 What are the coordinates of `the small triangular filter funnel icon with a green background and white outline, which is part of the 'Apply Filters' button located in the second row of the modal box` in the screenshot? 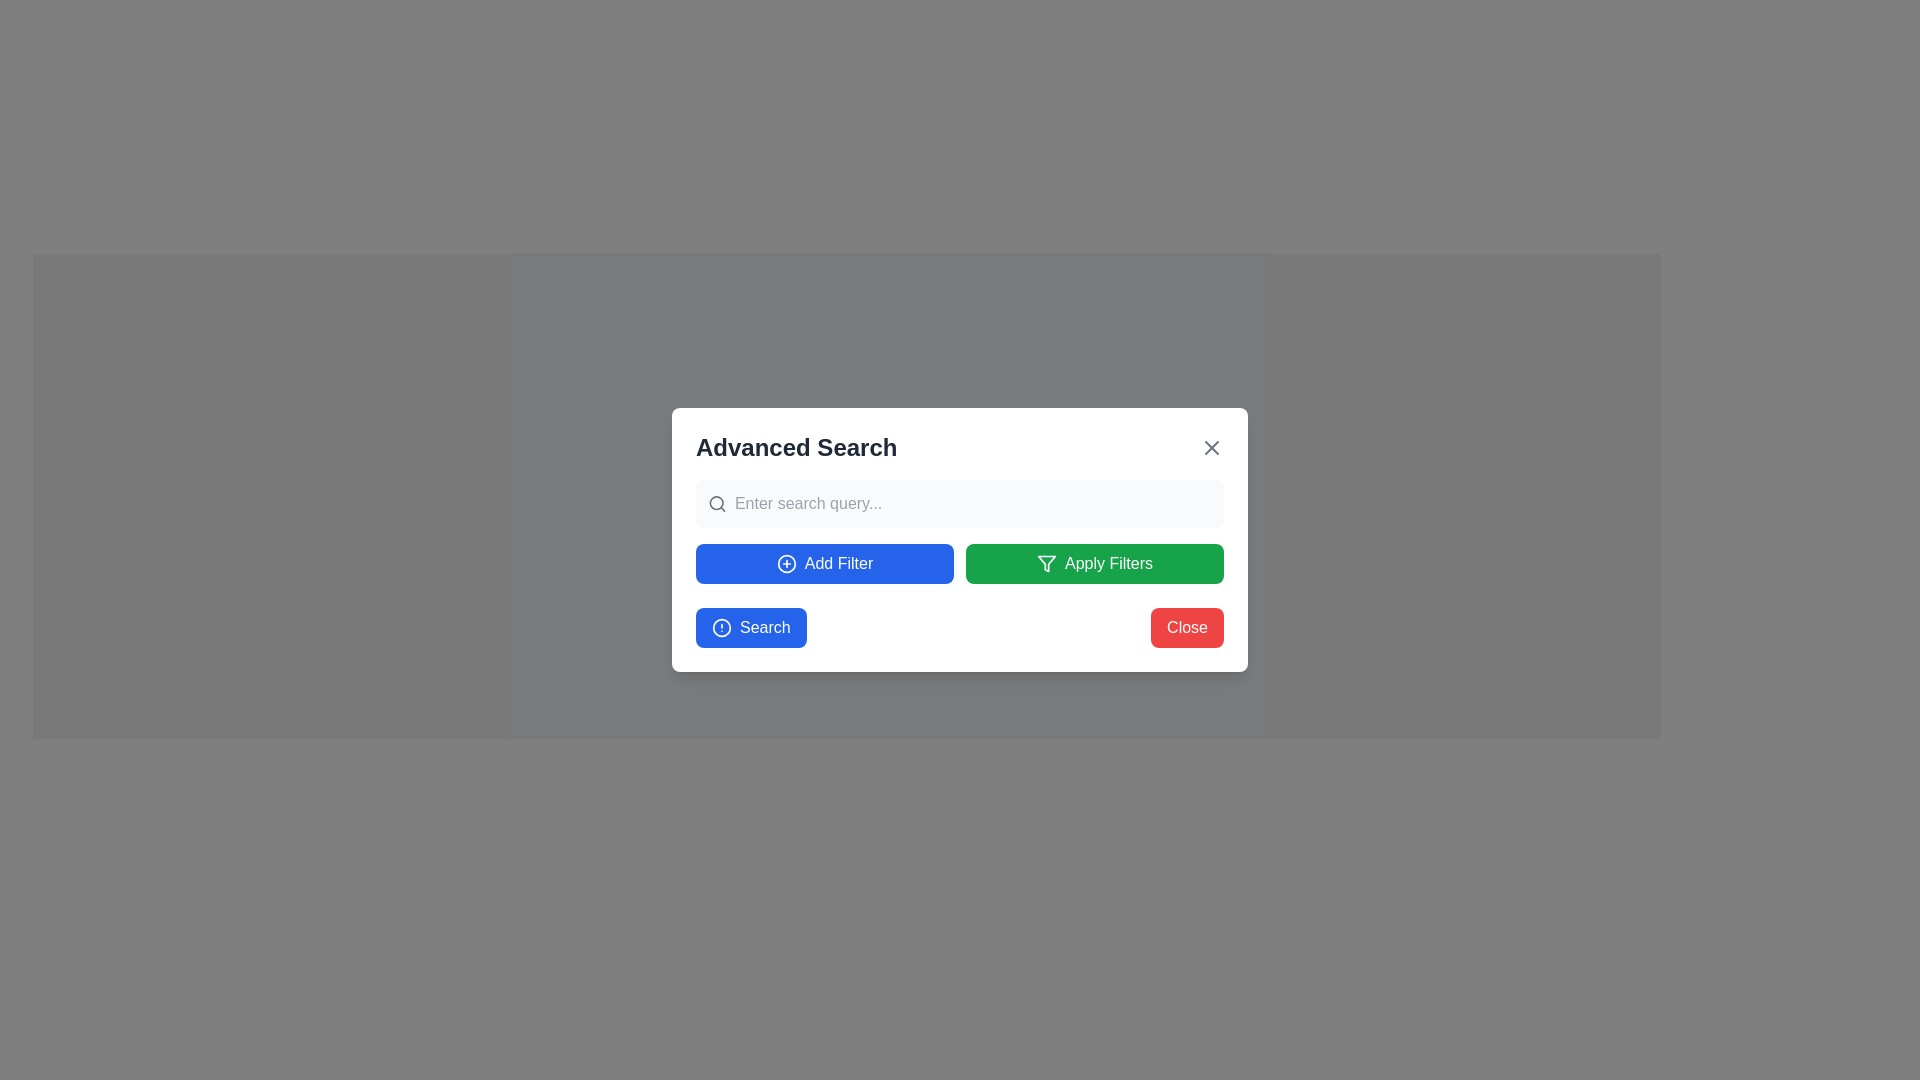 It's located at (1045, 563).